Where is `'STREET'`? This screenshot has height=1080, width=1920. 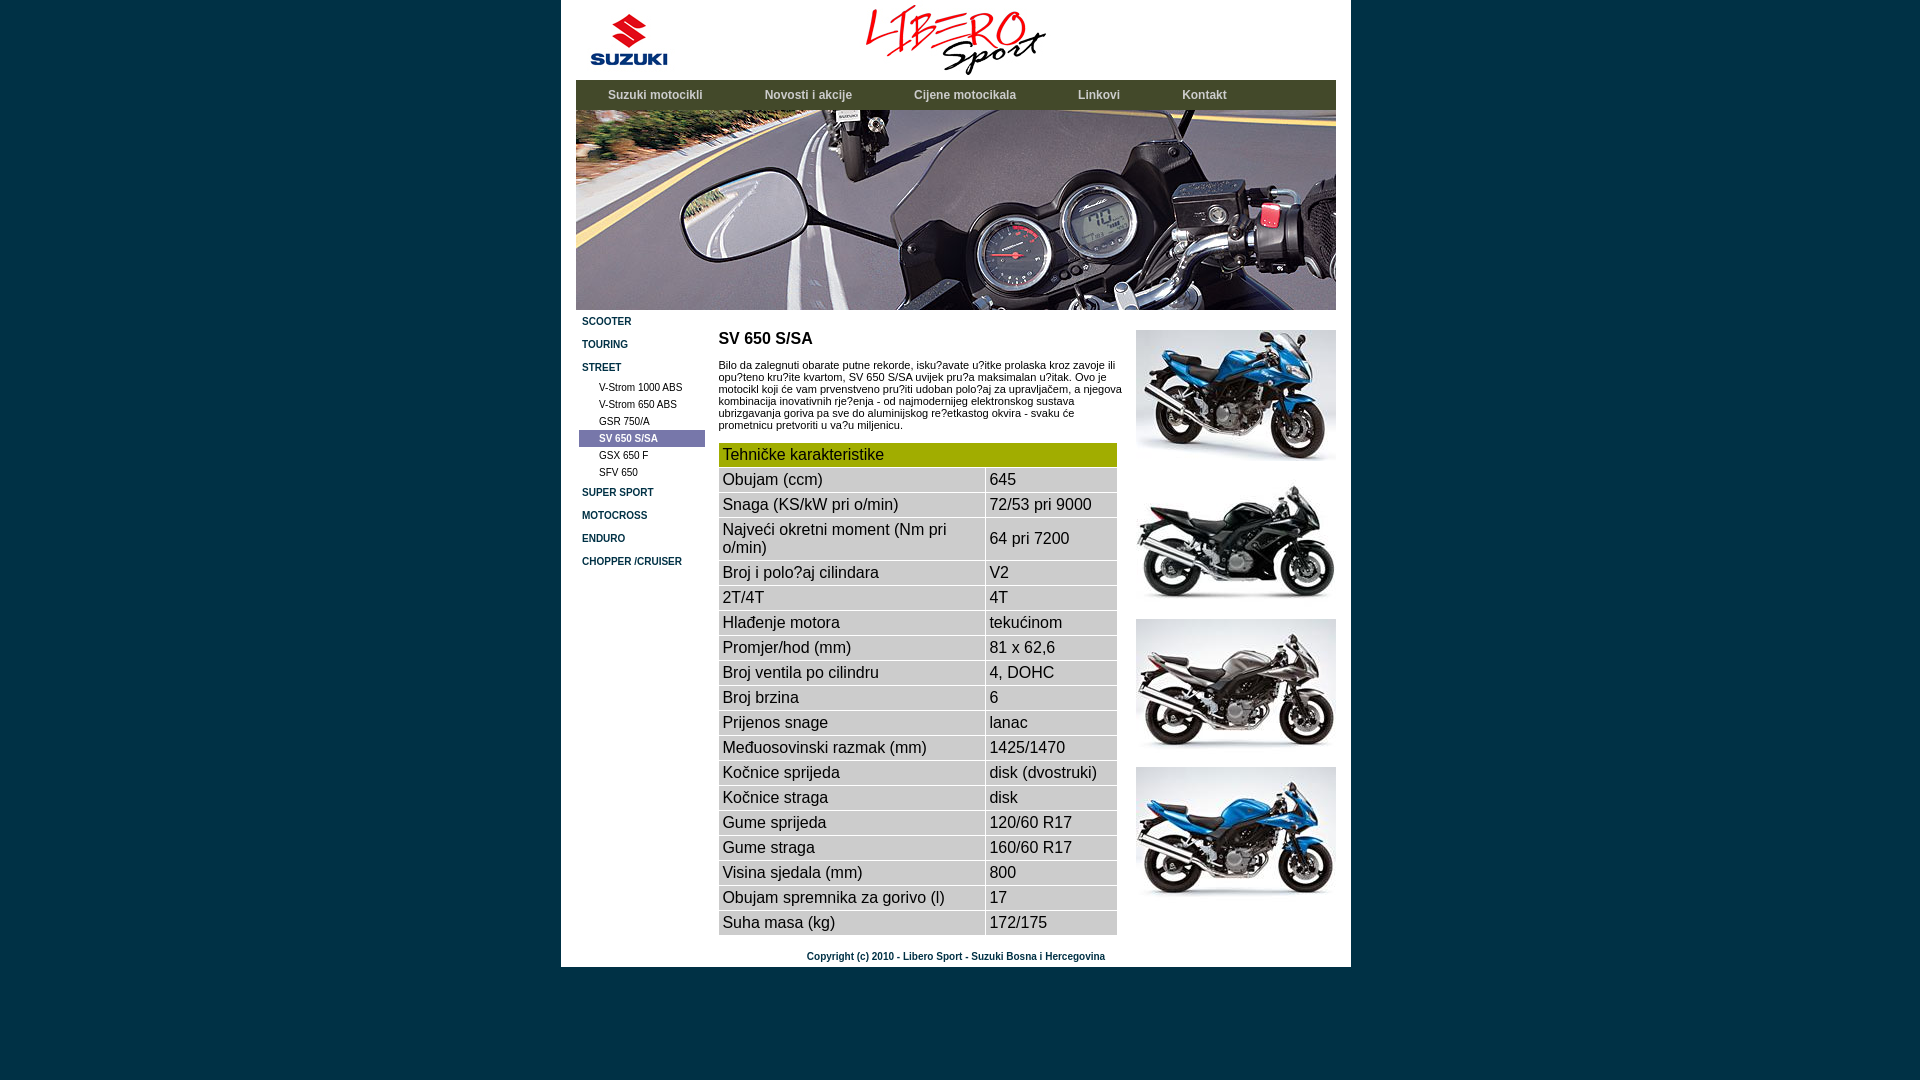 'STREET' is located at coordinates (642, 367).